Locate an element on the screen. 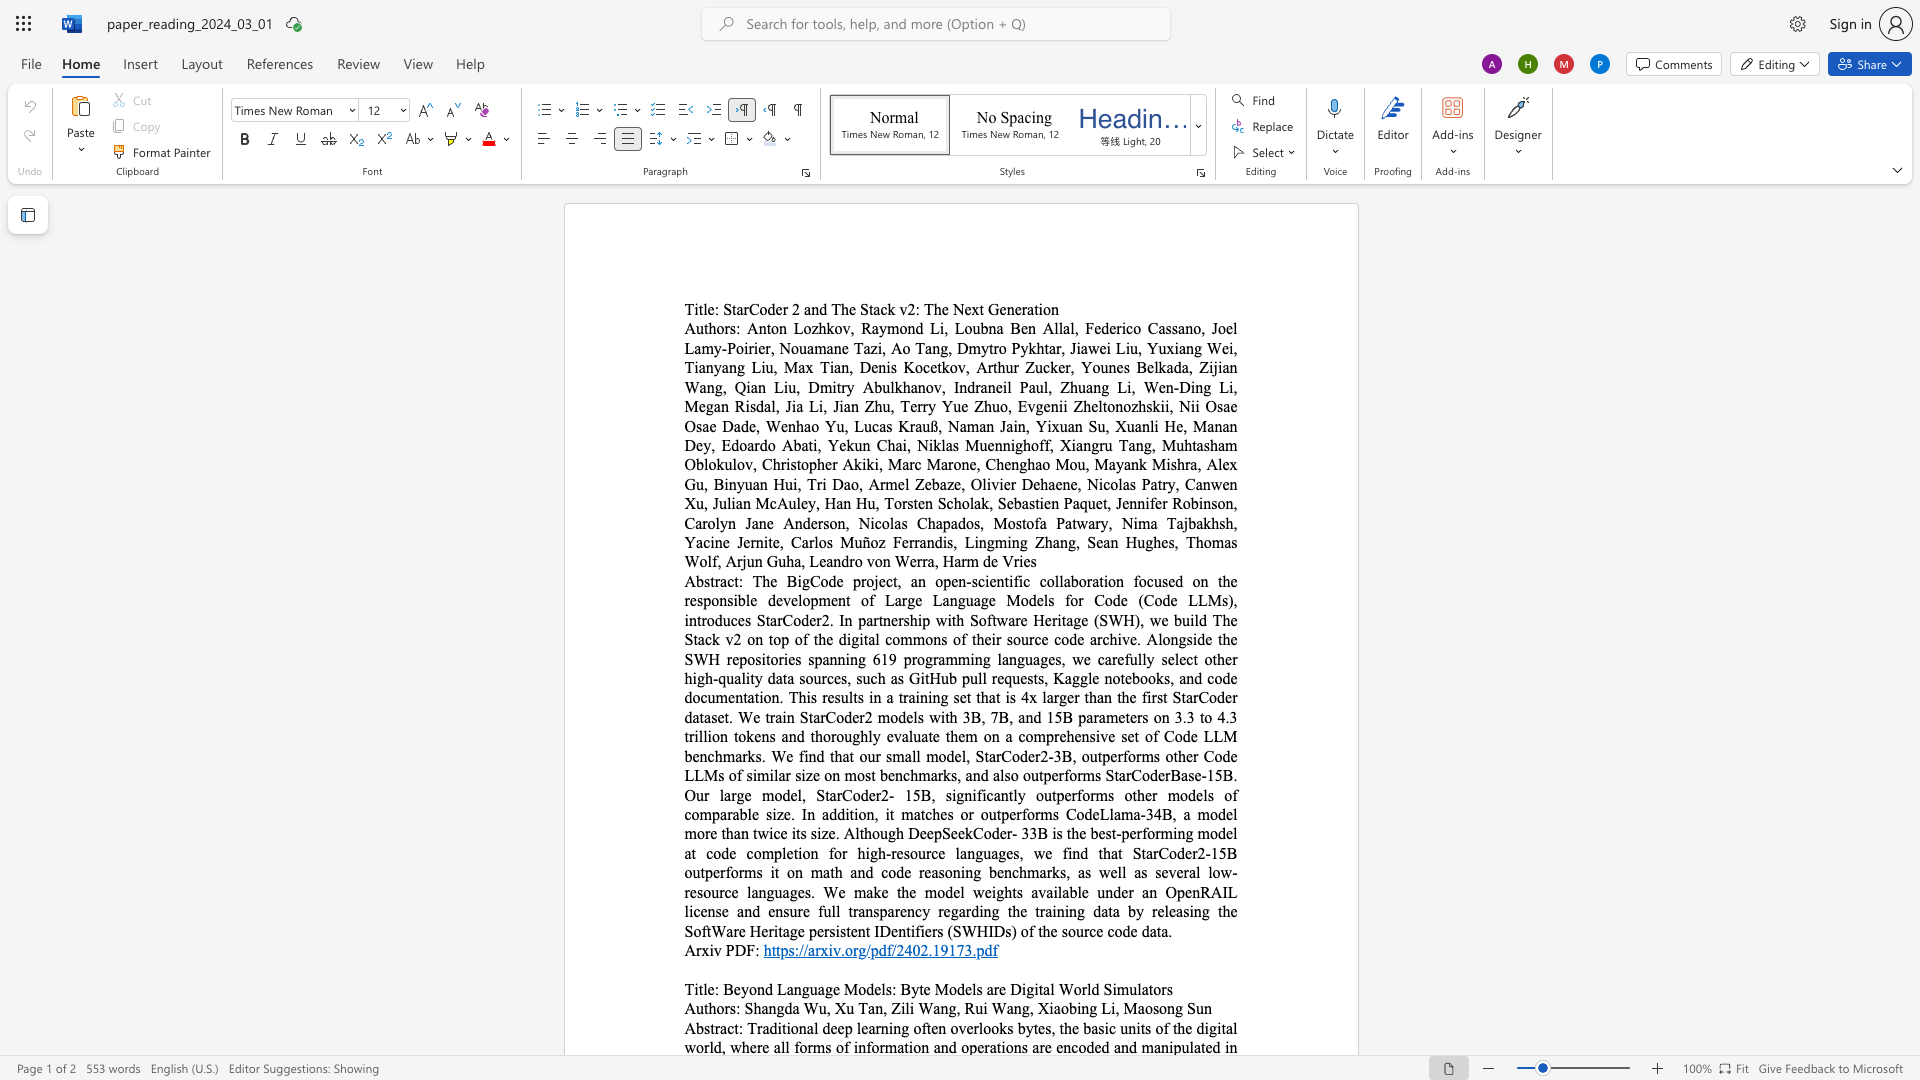  the 1th character "d" in the text is located at coordinates (787, 1008).